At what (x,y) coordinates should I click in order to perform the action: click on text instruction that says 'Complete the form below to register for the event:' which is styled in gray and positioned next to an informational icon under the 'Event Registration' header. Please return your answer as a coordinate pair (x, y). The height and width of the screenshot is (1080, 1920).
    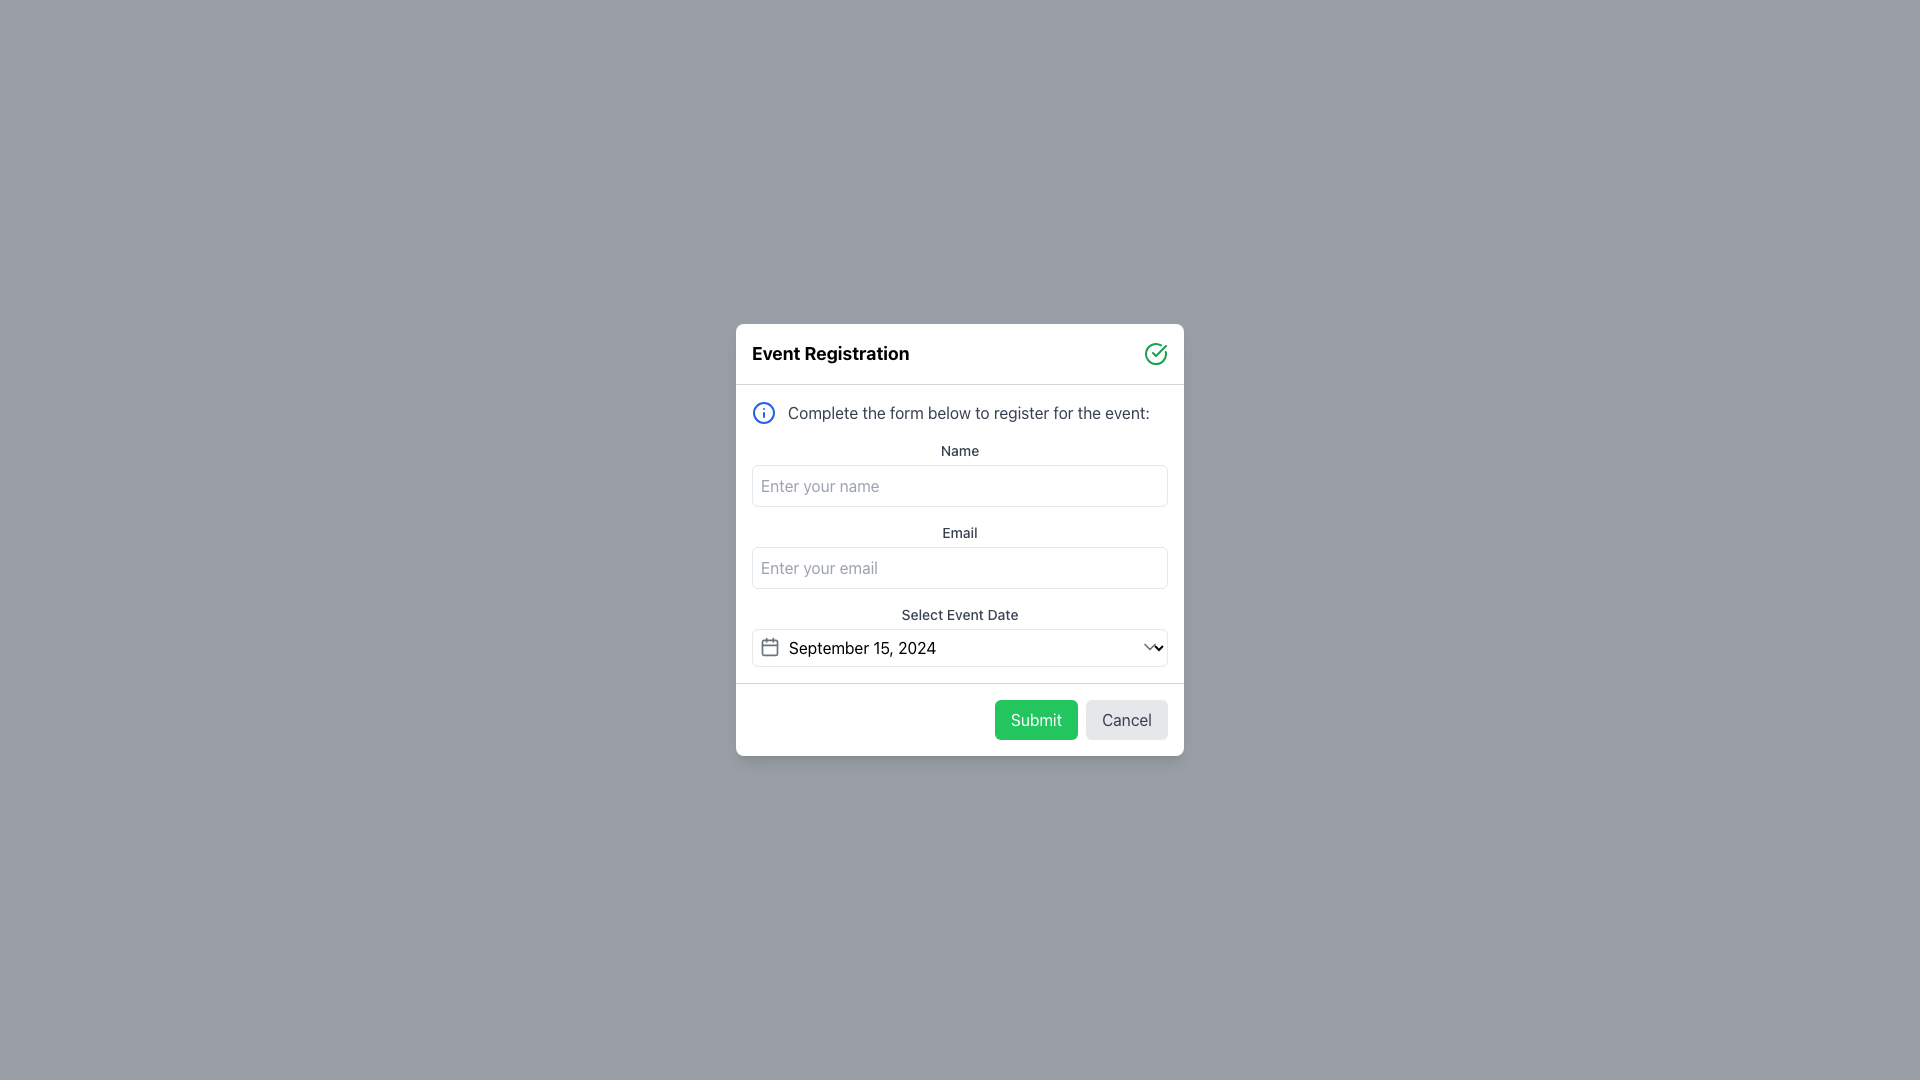
    Looking at the image, I should click on (968, 411).